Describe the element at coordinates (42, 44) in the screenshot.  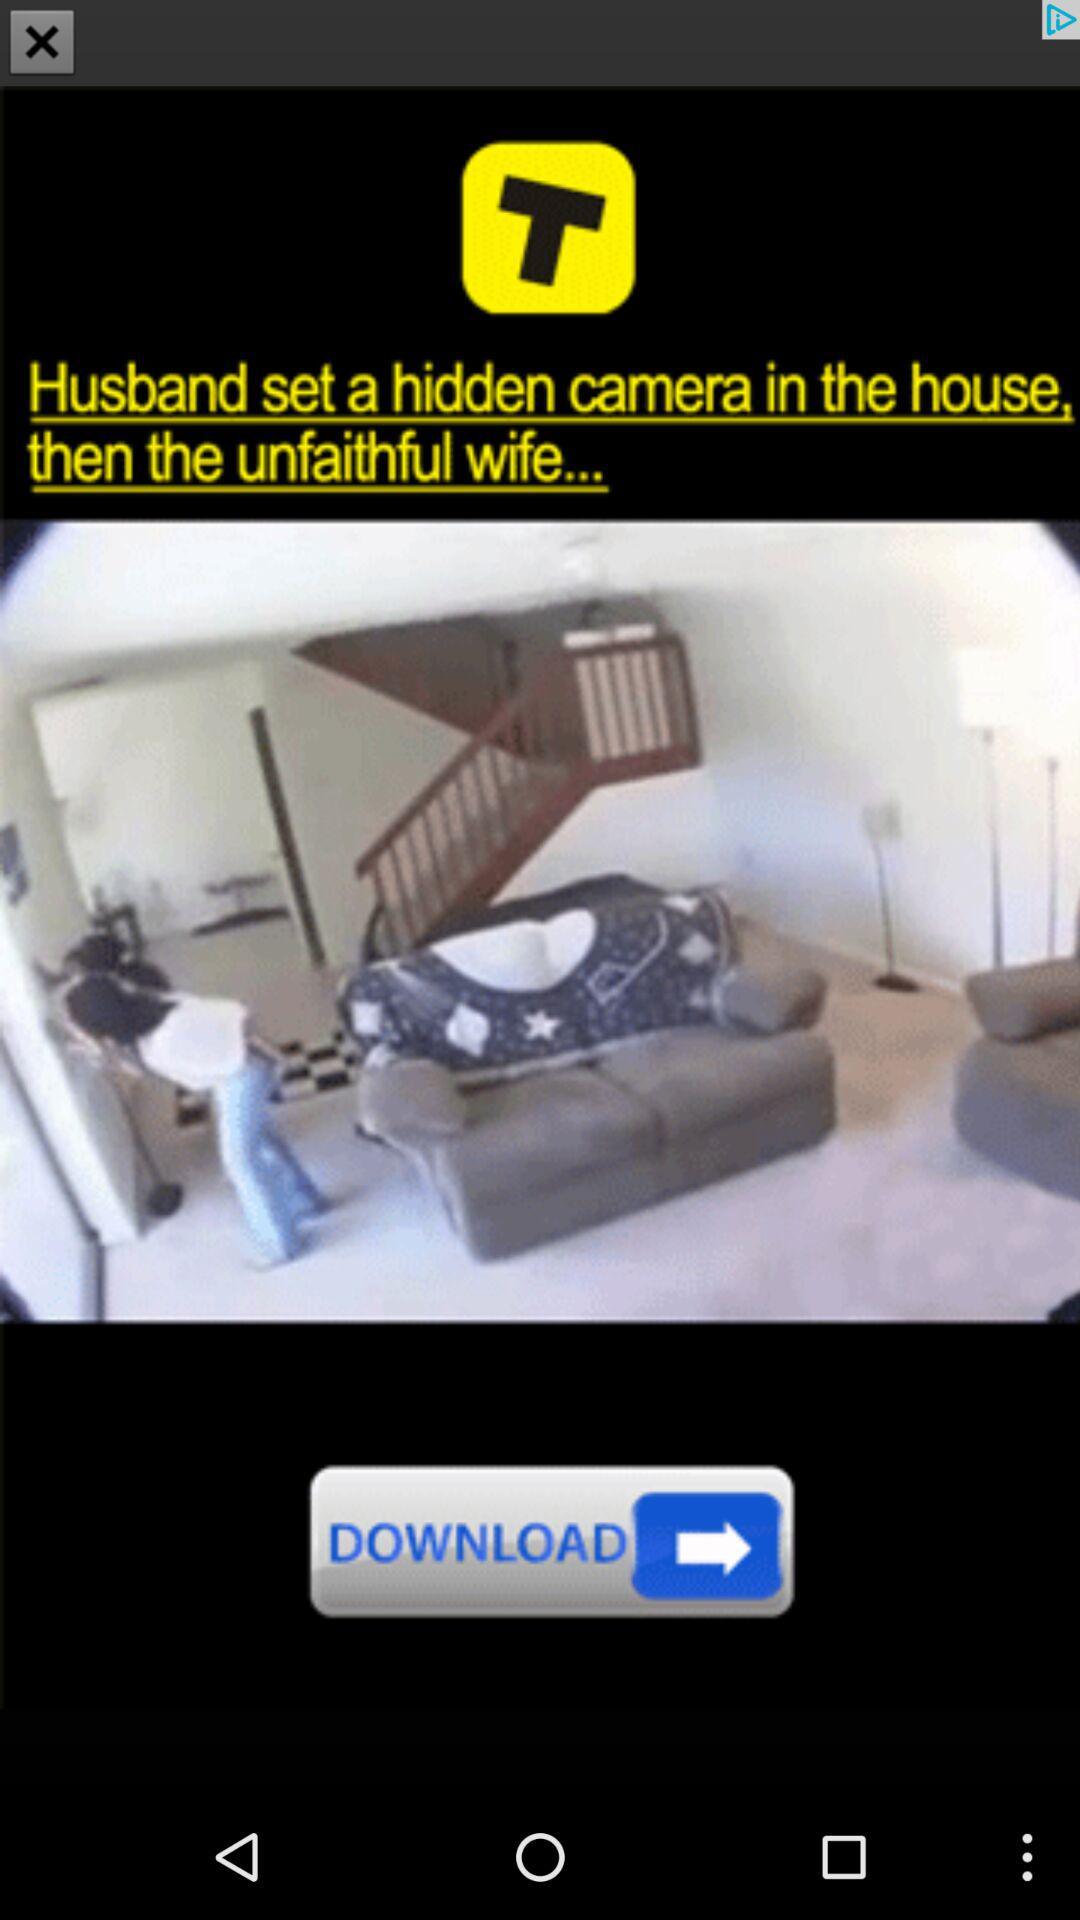
I see `the close icon` at that location.